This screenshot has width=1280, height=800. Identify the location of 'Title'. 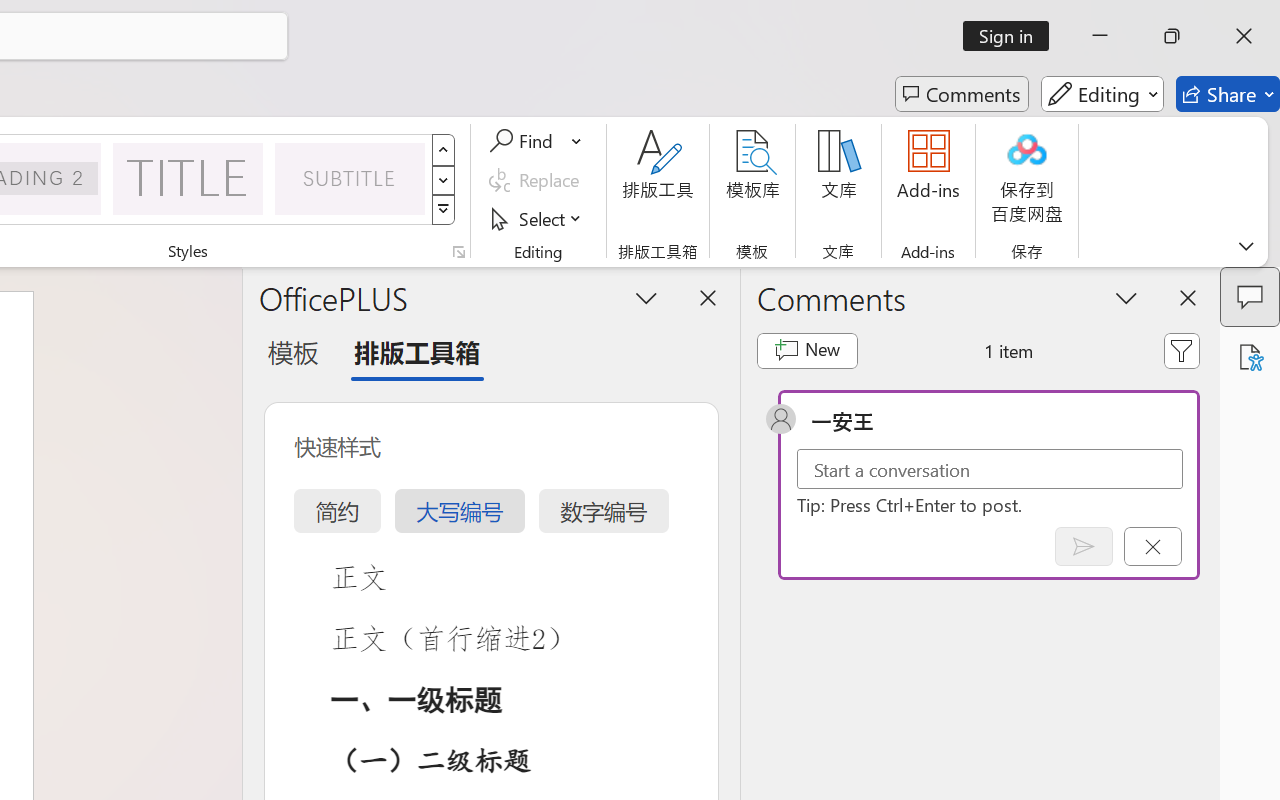
(188, 177).